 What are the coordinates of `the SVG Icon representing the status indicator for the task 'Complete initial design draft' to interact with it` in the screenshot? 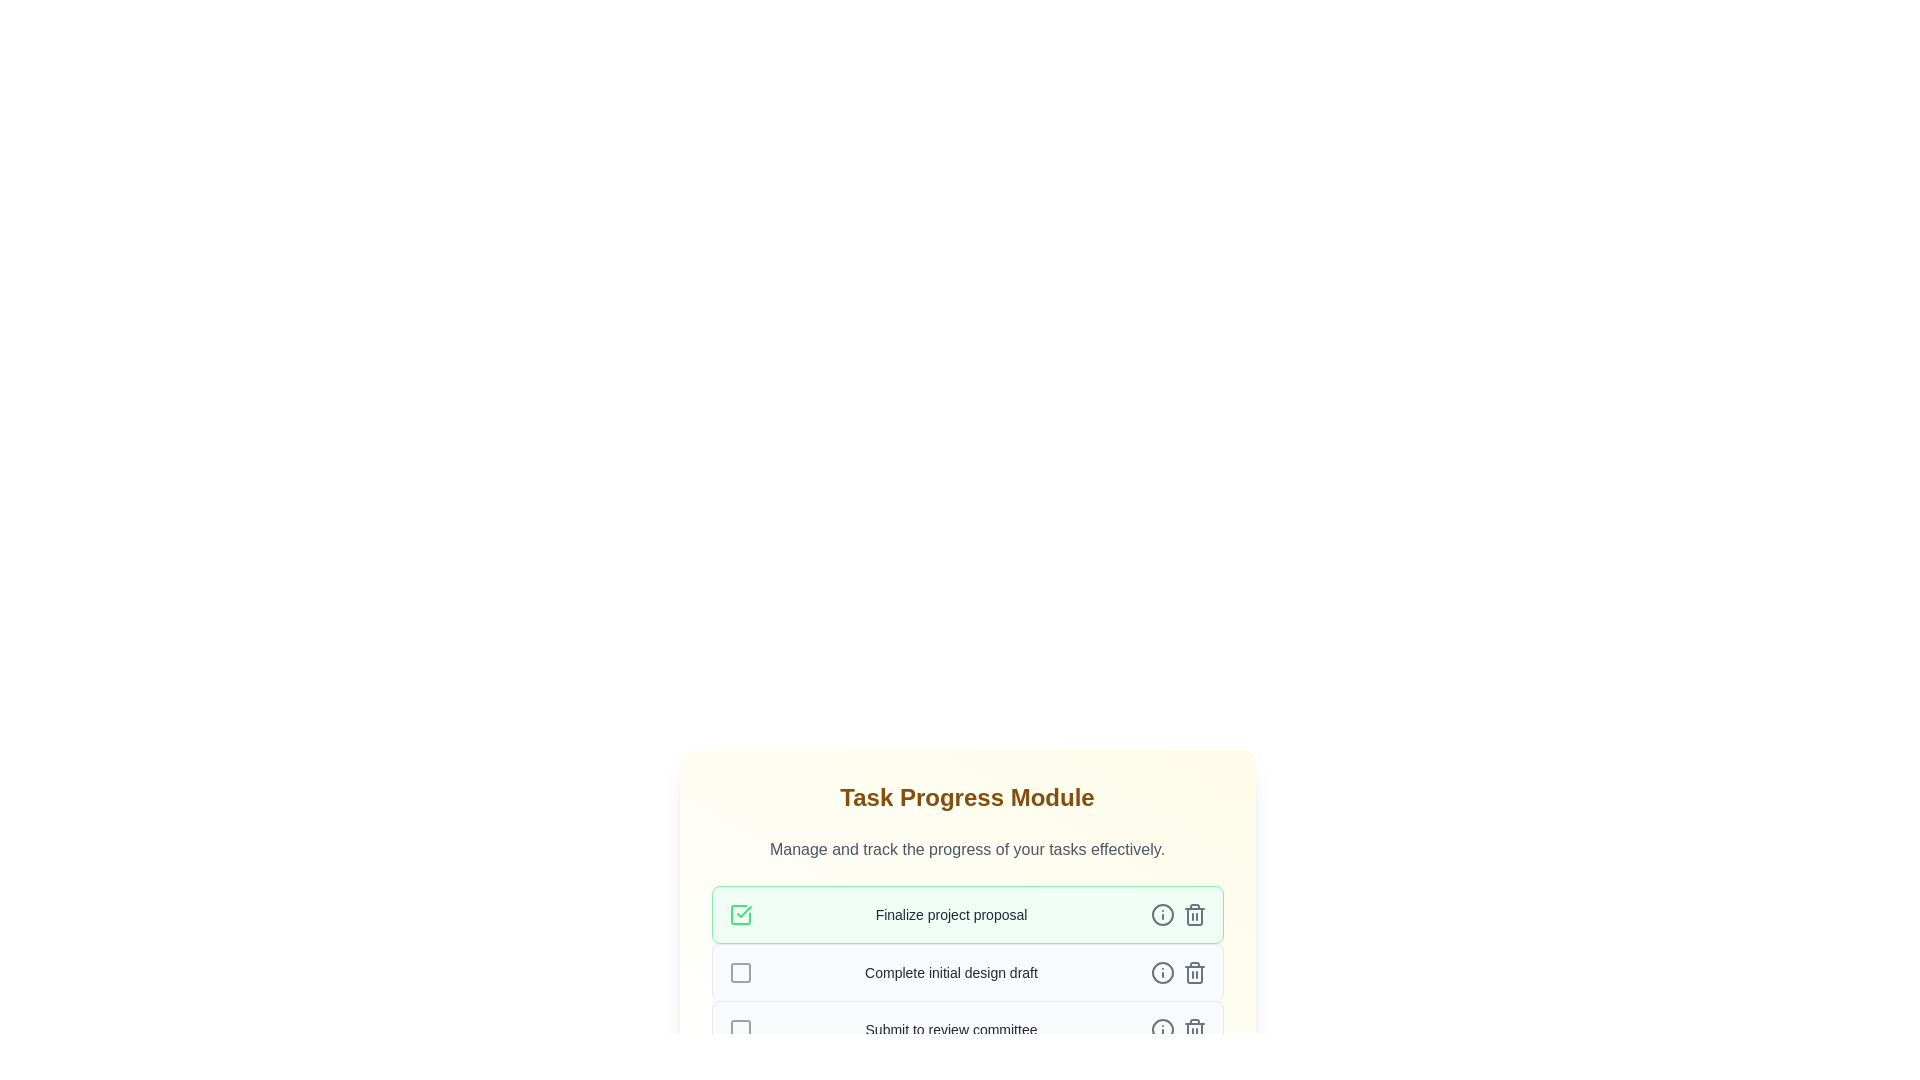 It's located at (739, 971).